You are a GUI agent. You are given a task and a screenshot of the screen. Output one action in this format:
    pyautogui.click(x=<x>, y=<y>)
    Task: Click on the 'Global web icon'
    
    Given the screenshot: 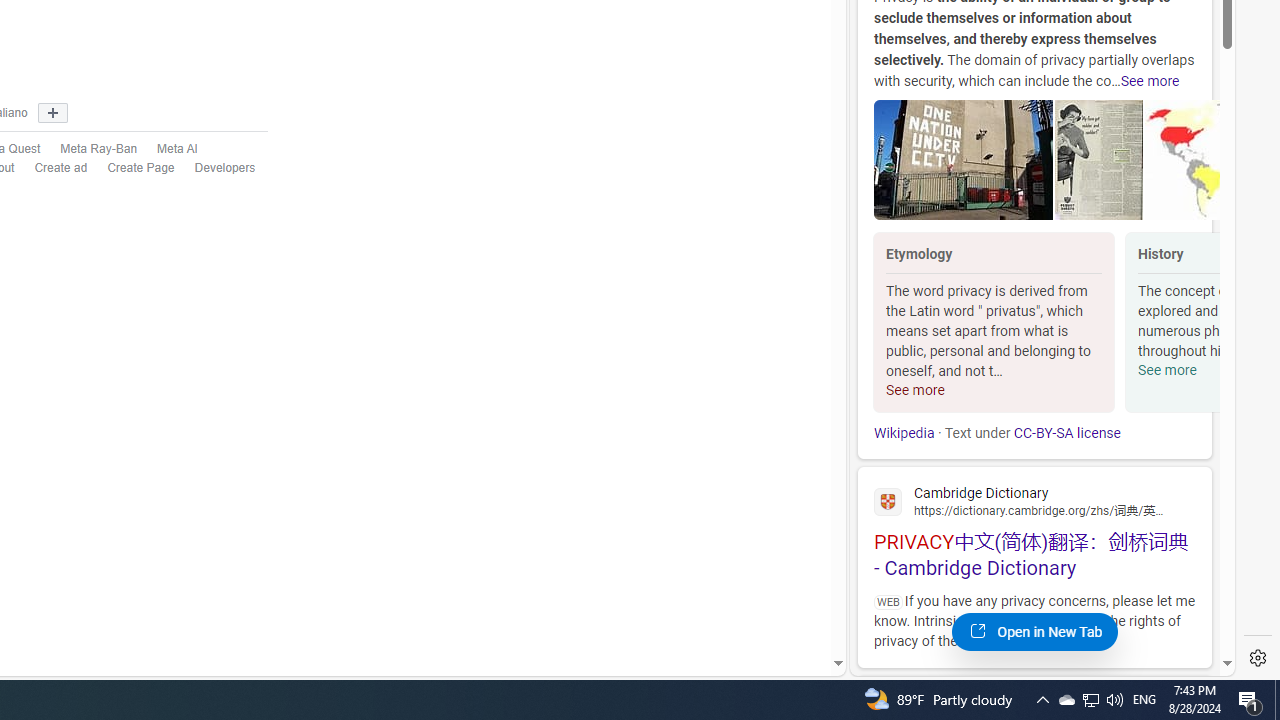 What is the action you would take?
    pyautogui.click(x=887, y=500)
    